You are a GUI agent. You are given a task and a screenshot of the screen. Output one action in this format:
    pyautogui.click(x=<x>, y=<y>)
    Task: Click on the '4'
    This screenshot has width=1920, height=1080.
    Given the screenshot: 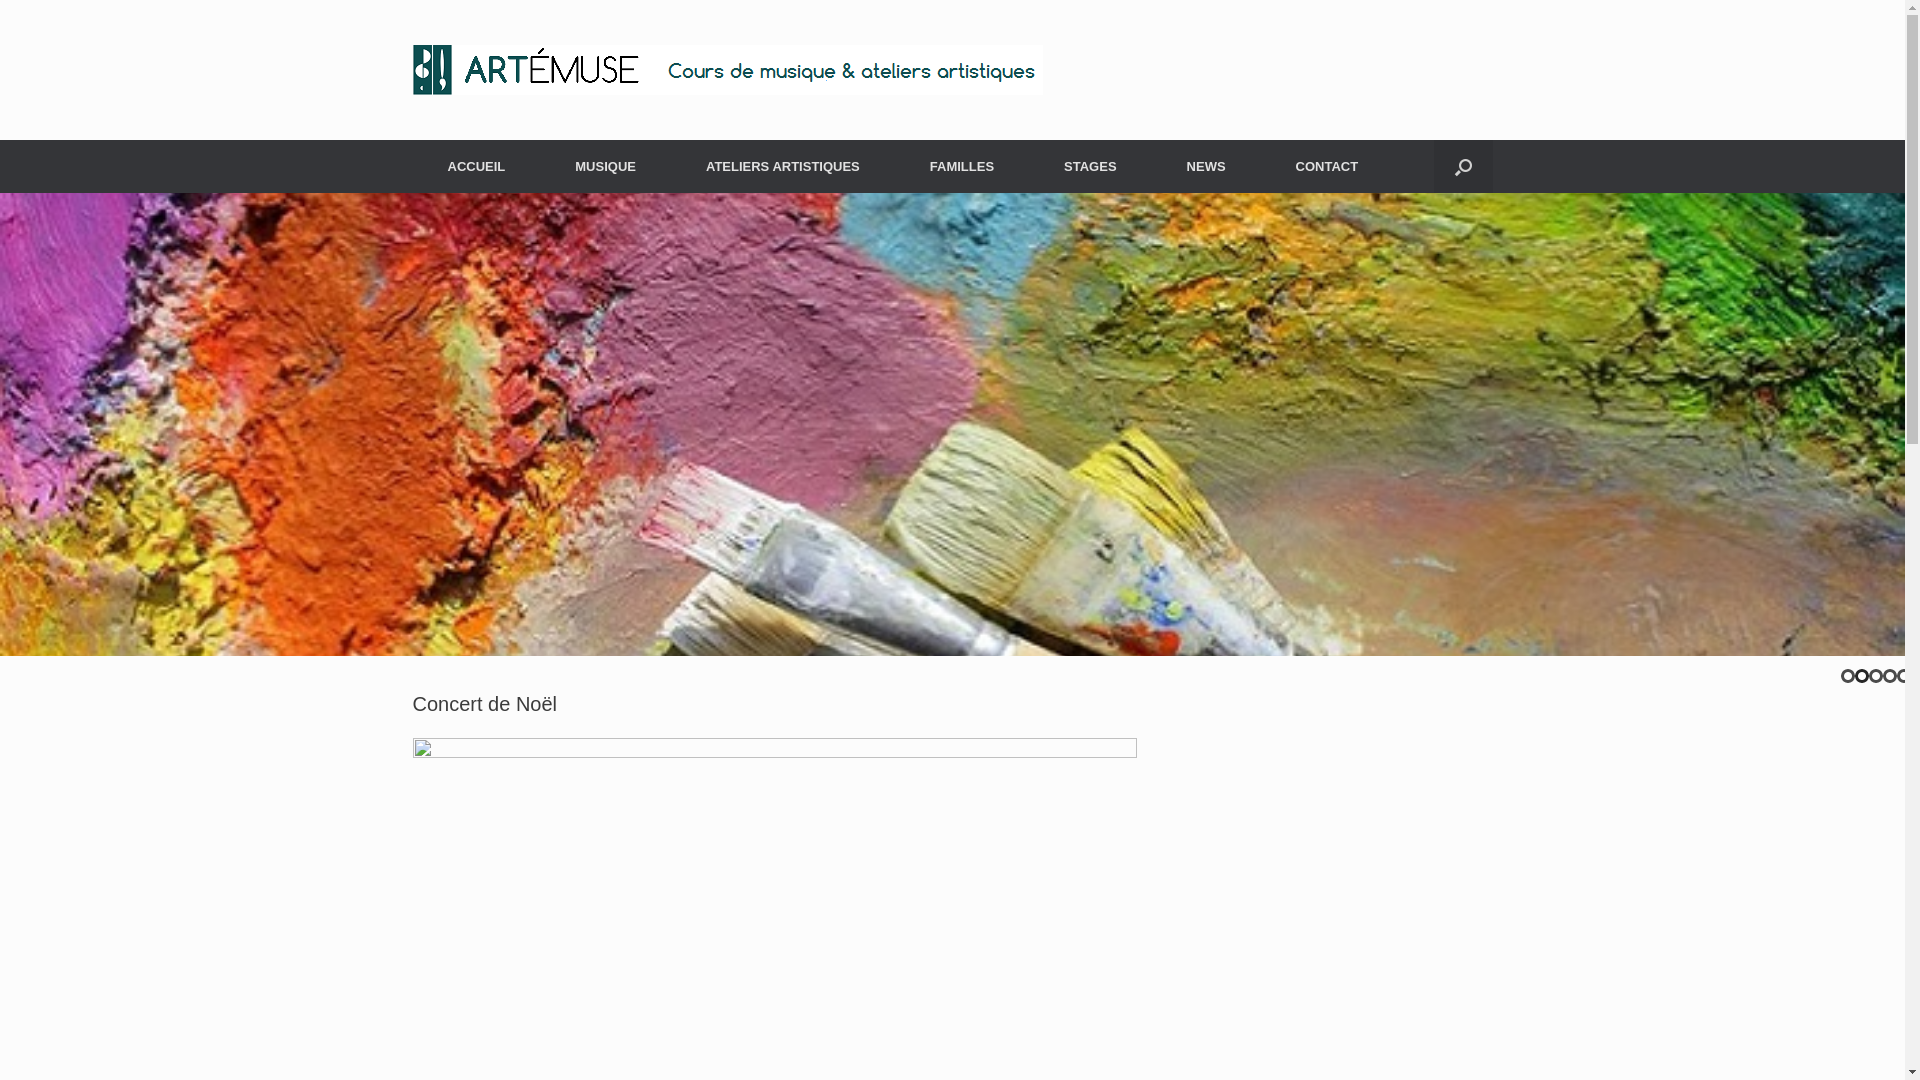 What is the action you would take?
    pyautogui.click(x=1889, y=675)
    